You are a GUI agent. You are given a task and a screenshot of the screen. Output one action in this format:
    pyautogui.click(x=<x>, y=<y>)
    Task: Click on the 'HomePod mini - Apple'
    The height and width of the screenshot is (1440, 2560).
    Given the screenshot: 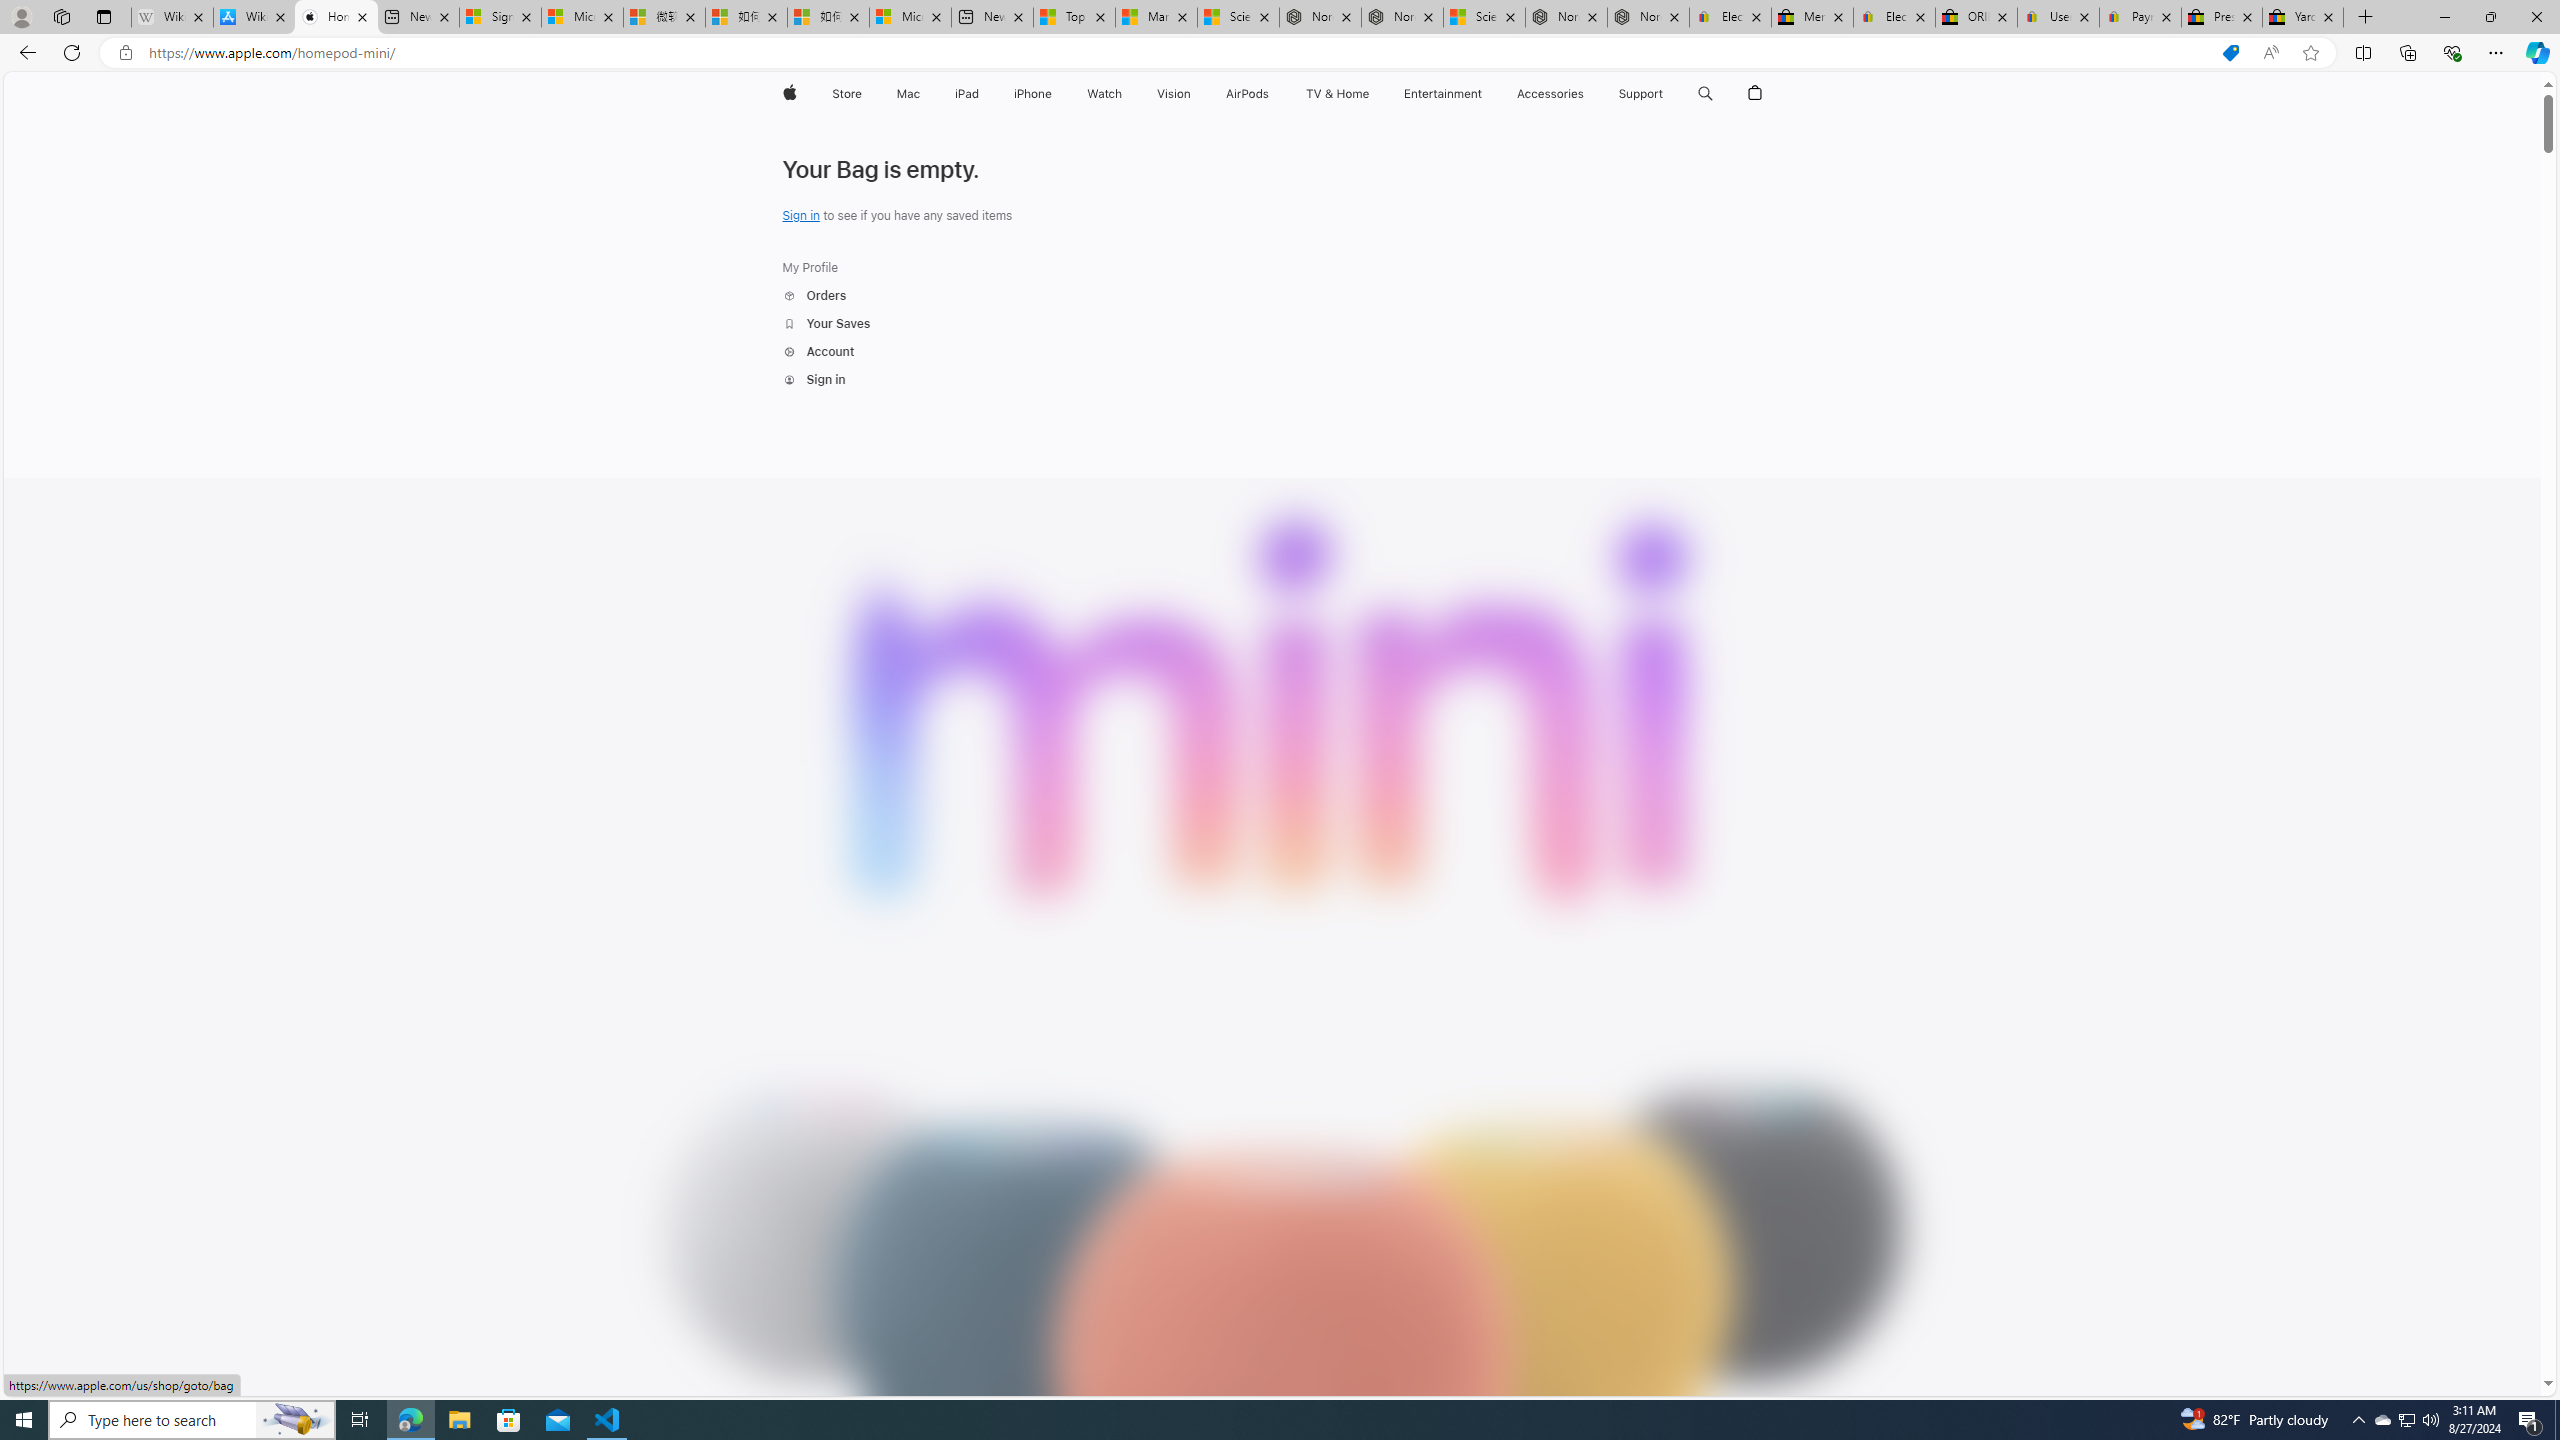 What is the action you would take?
    pyautogui.click(x=335, y=16)
    